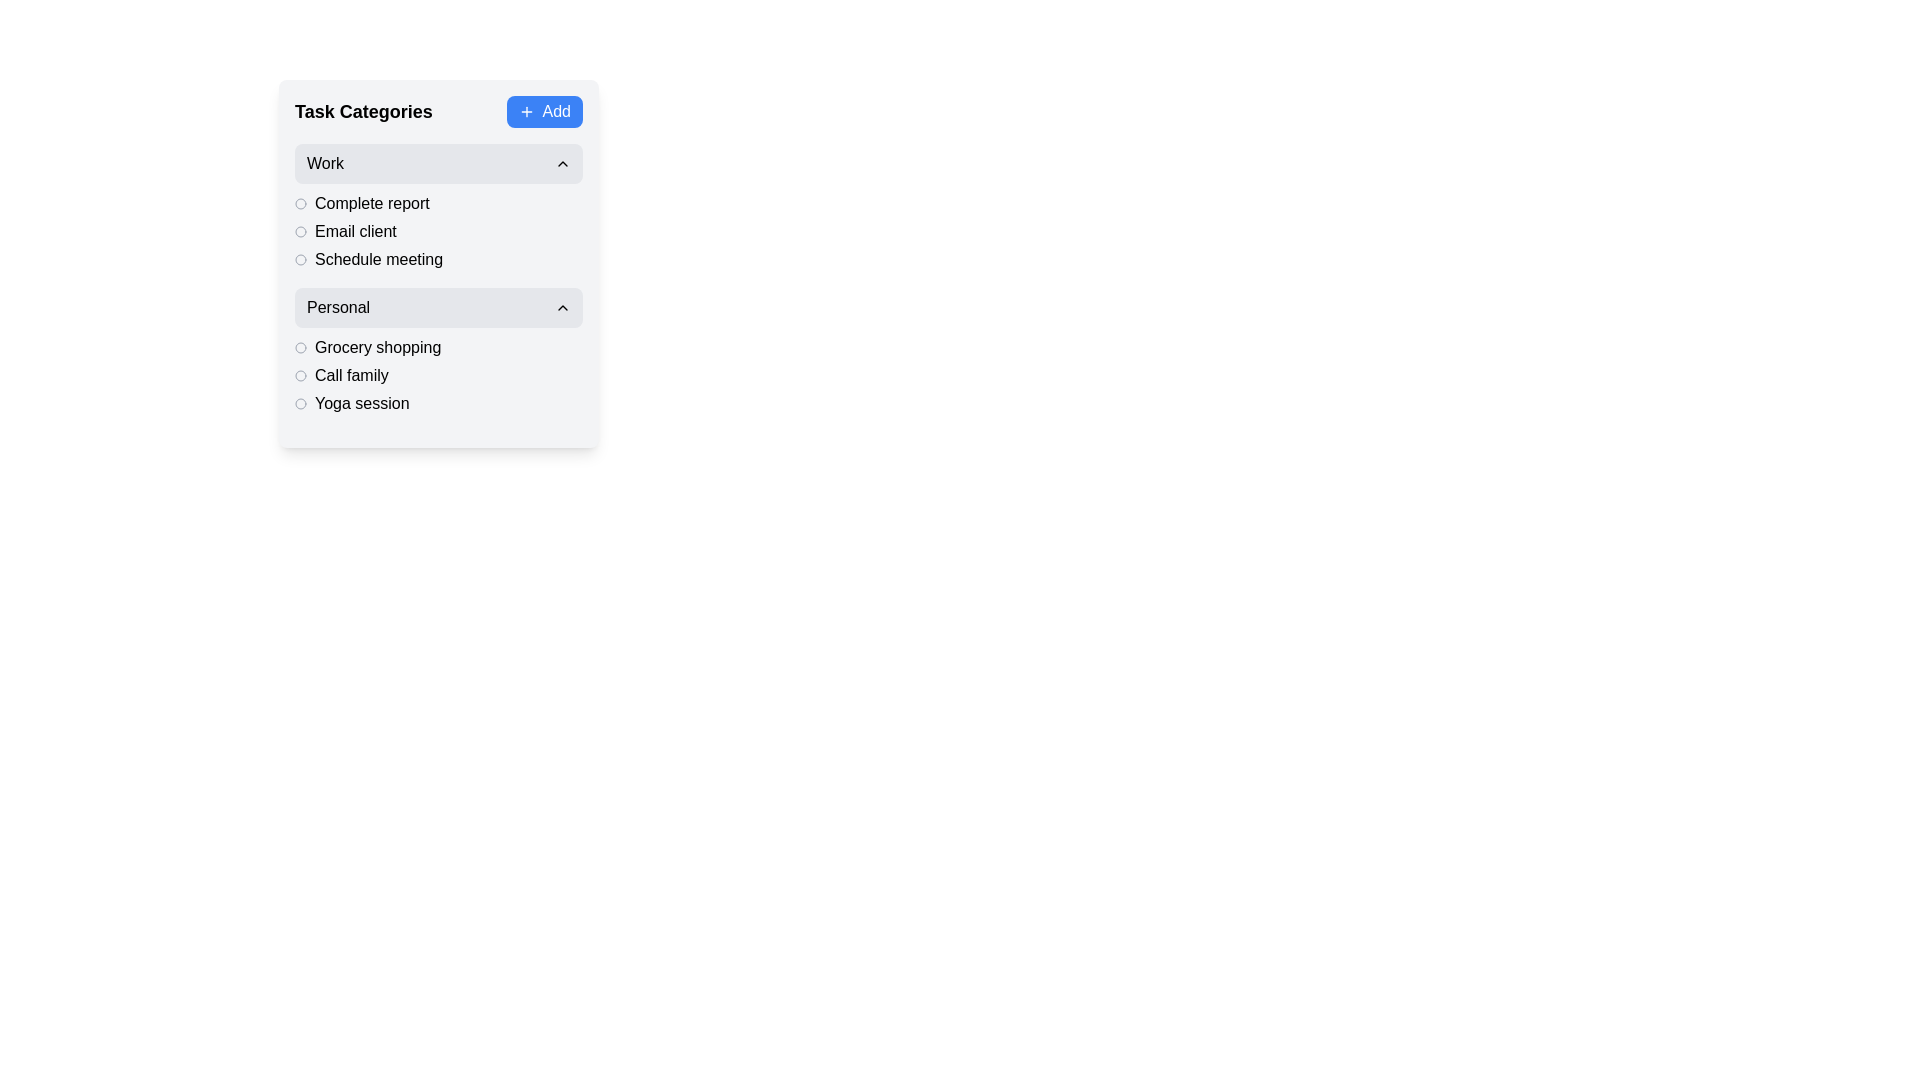 The height and width of the screenshot is (1080, 1920). What do you see at coordinates (300, 230) in the screenshot?
I see `the small circular gray icon located to the left of the 'Email client' text in the 'Task Categories' section` at bounding box center [300, 230].